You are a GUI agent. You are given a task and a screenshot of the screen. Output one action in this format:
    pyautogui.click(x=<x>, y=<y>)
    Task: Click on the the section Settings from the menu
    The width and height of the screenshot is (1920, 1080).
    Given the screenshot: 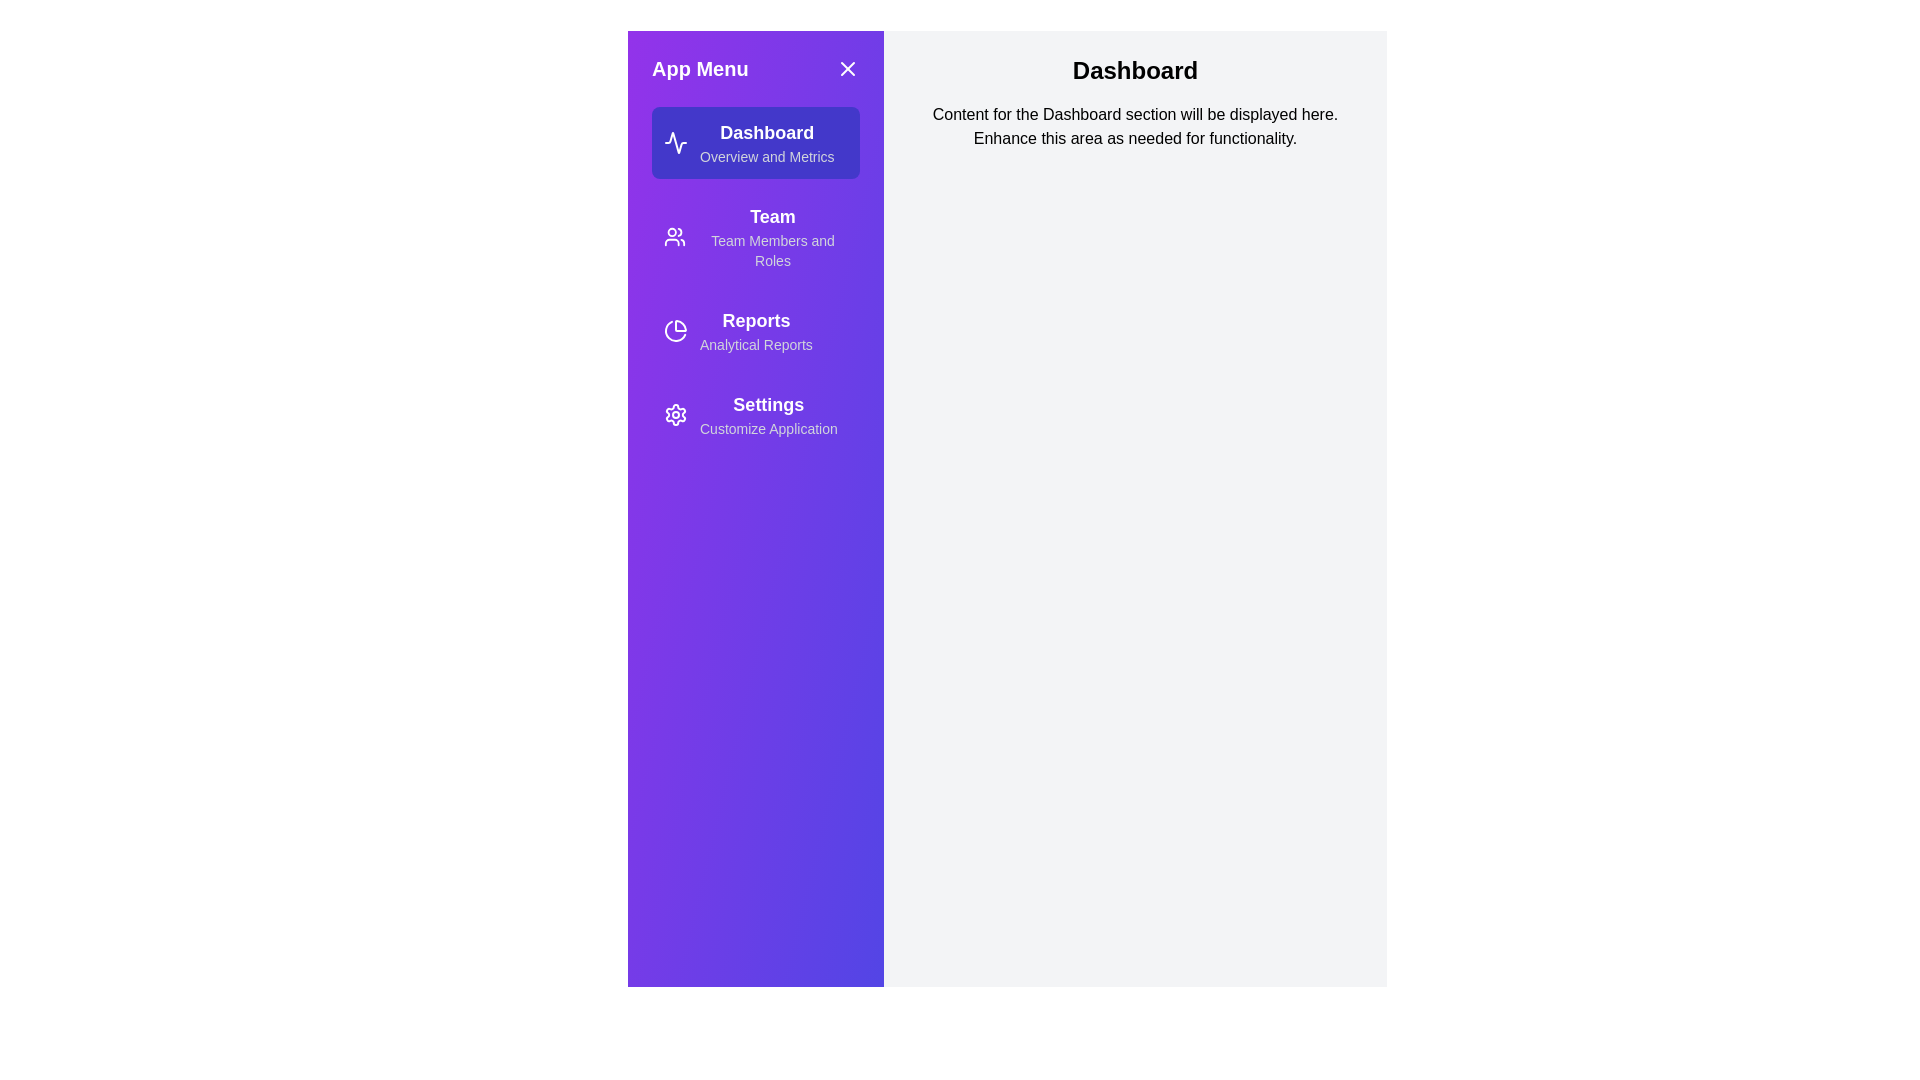 What is the action you would take?
    pyautogui.click(x=754, y=414)
    